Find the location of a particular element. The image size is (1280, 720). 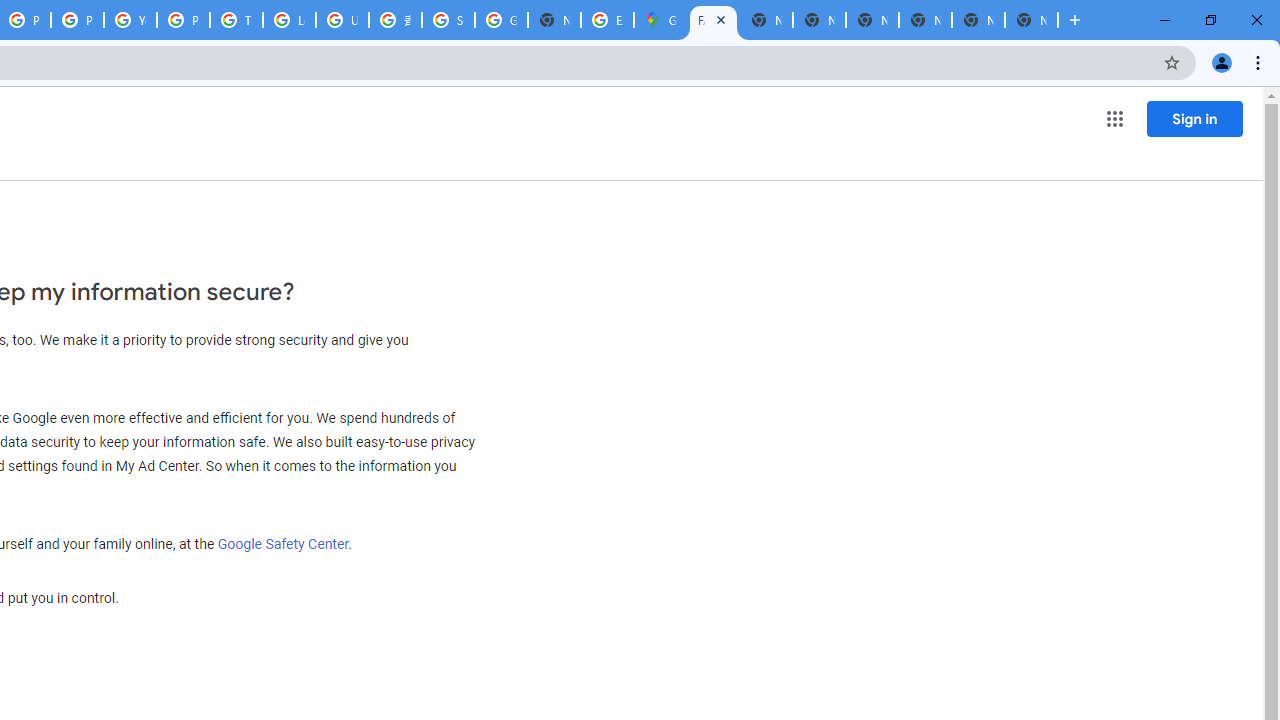

'New Tab' is located at coordinates (1031, 20).